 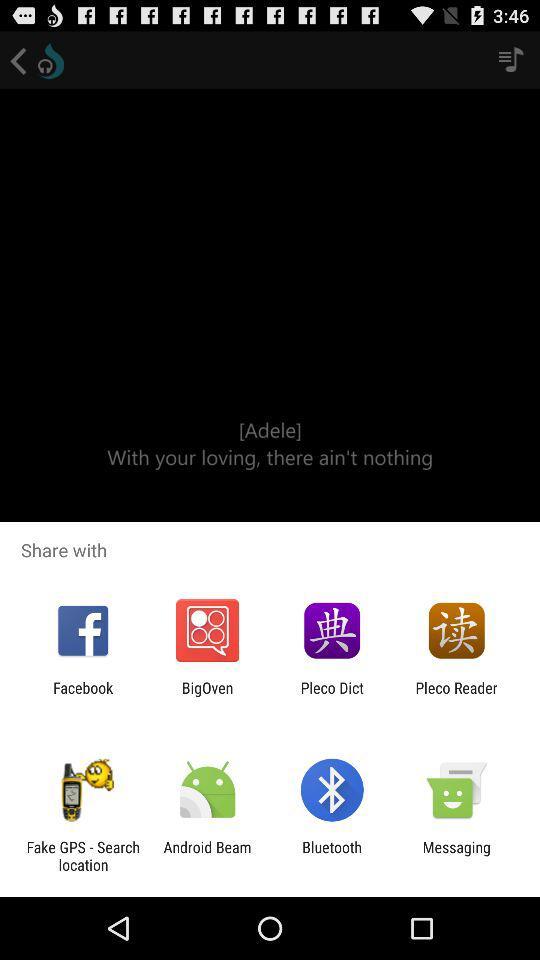 What do you see at coordinates (332, 696) in the screenshot?
I see `item next to the bigoven icon` at bounding box center [332, 696].